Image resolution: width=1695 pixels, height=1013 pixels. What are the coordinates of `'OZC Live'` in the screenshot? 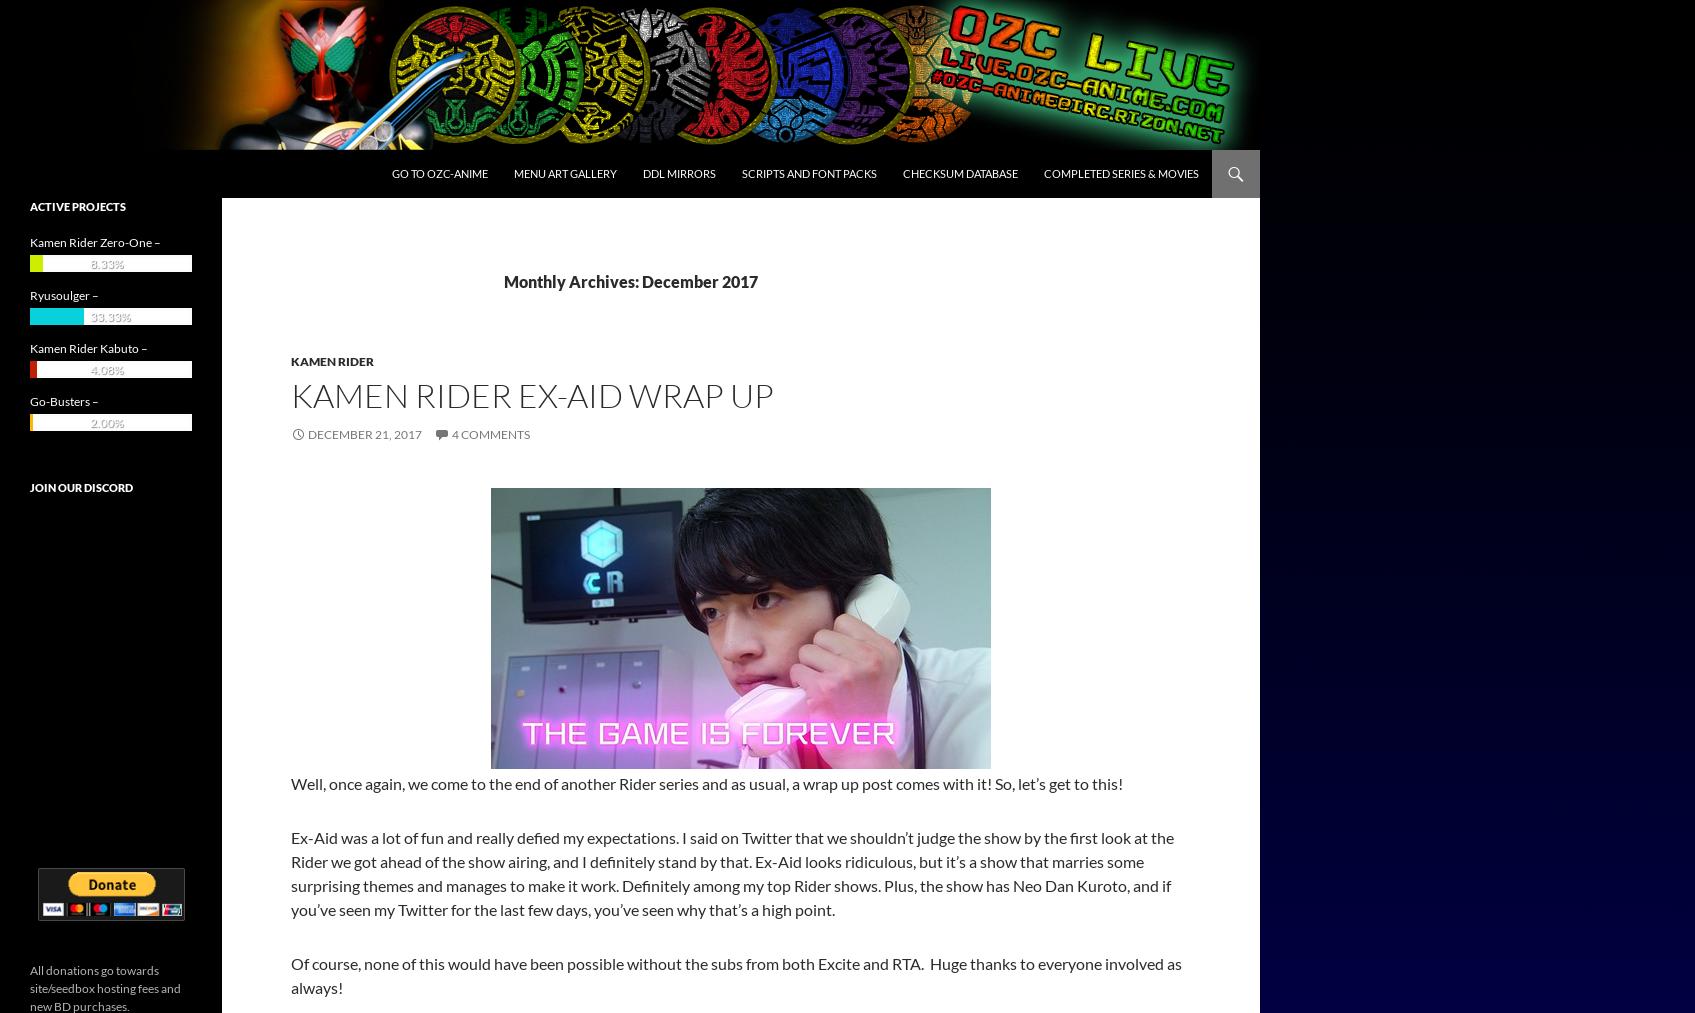 It's located at (65, 174).